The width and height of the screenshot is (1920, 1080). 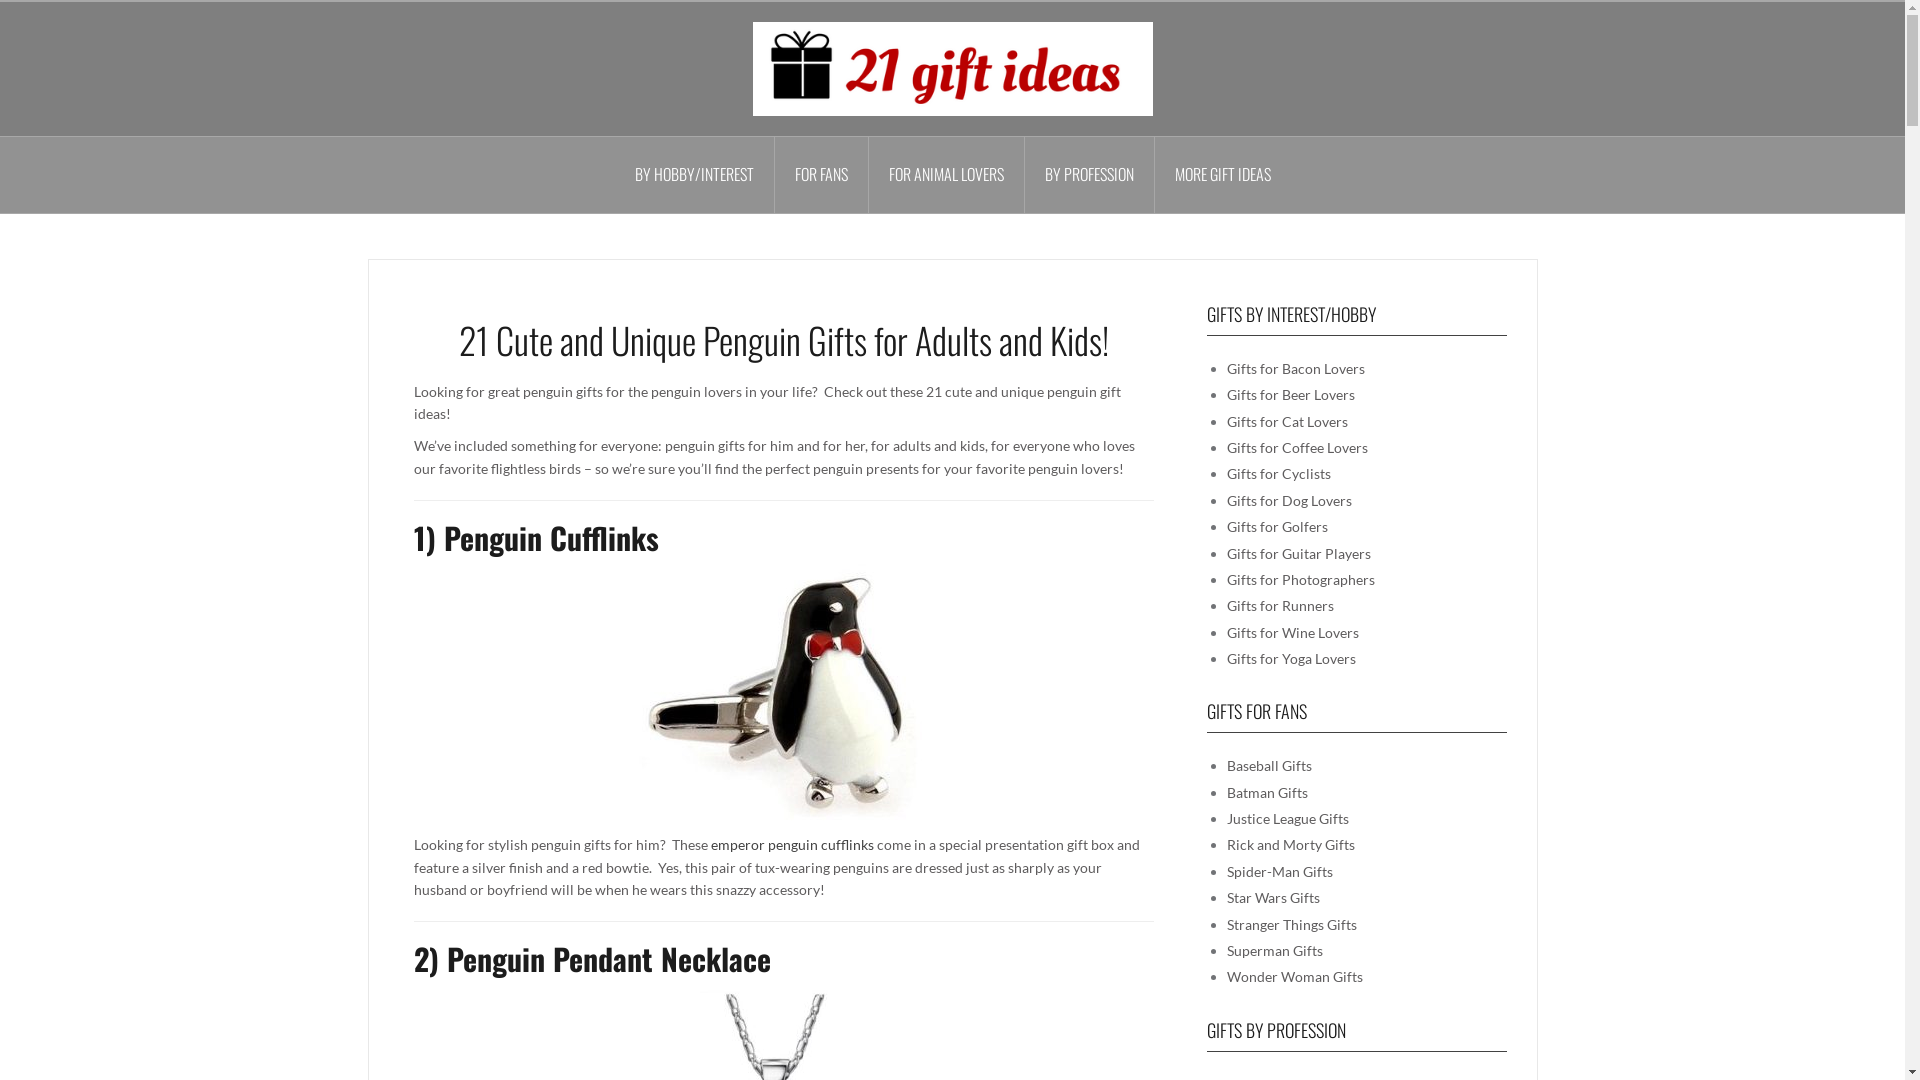 What do you see at coordinates (1288, 499) in the screenshot?
I see `'Gifts for Dog Lovers'` at bounding box center [1288, 499].